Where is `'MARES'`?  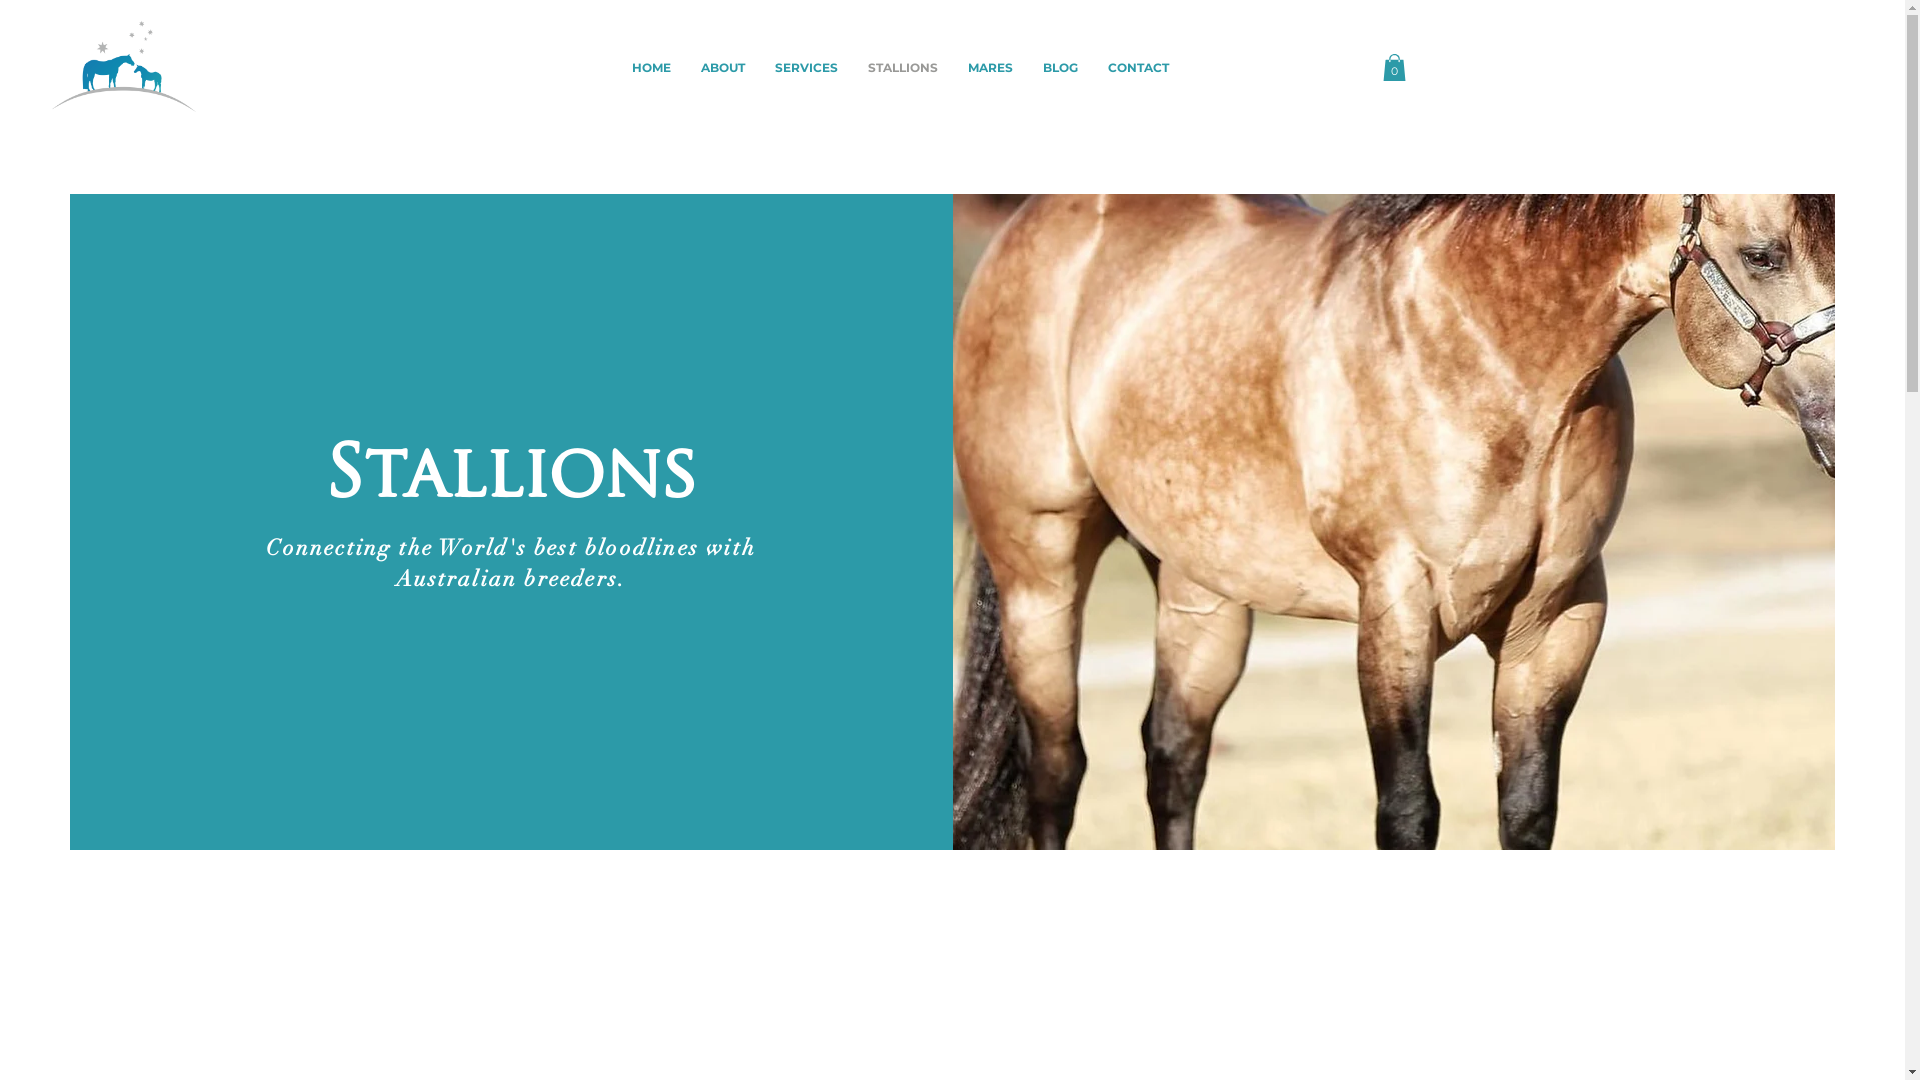 'MARES' is located at coordinates (990, 66).